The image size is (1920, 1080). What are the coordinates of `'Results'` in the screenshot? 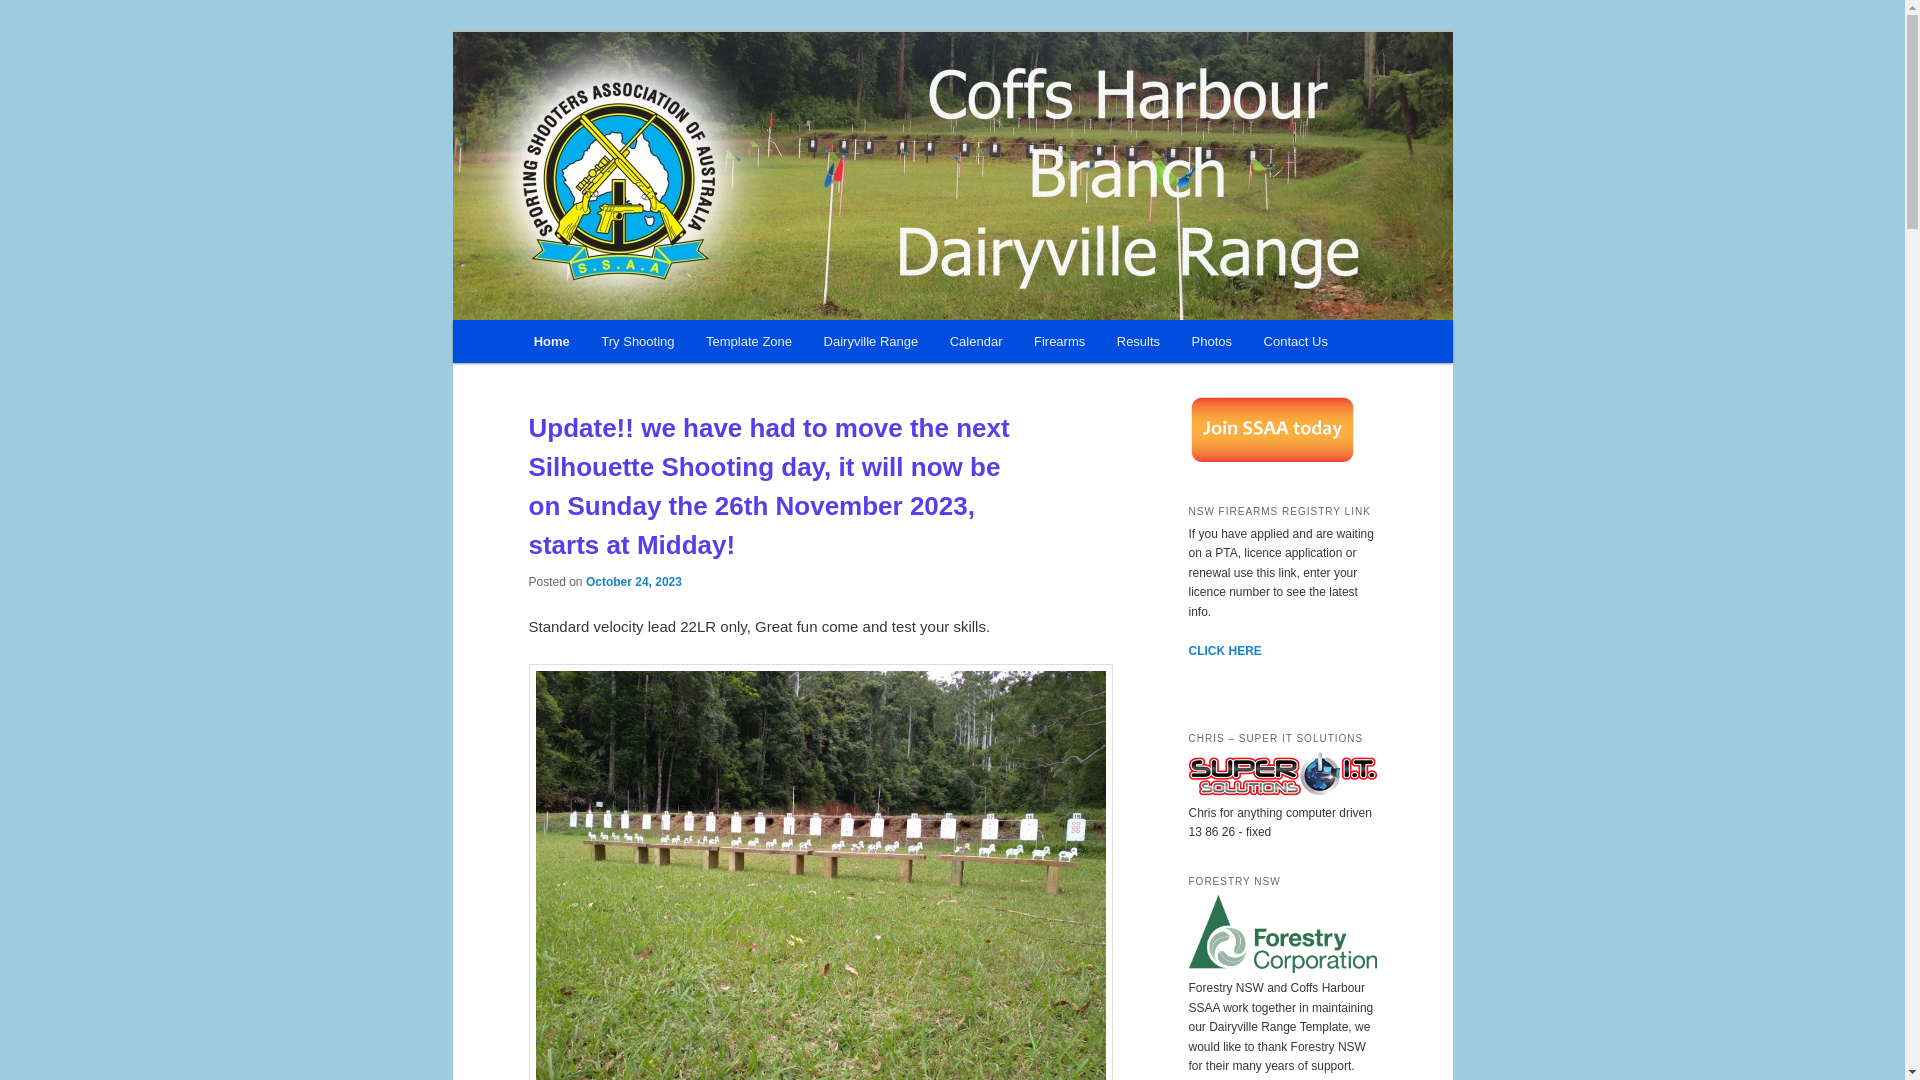 It's located at (1138, 340).